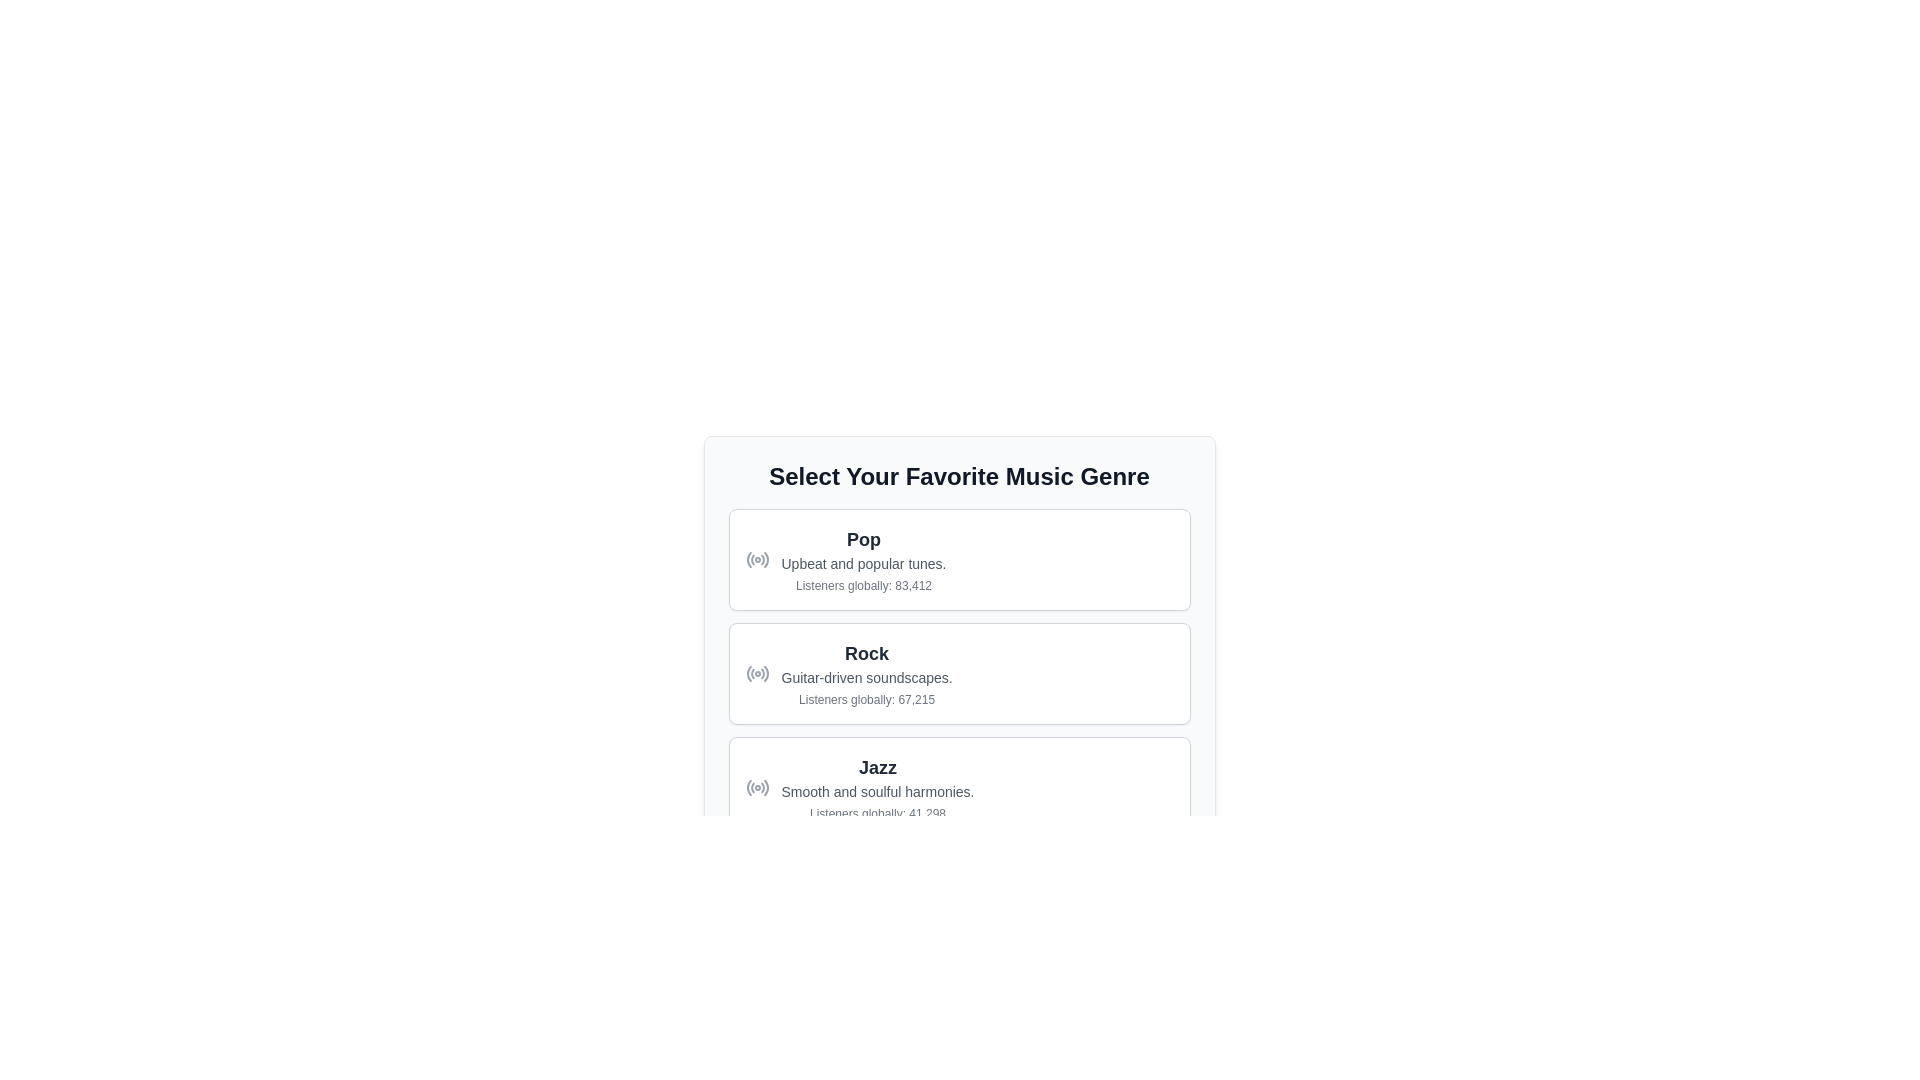  I want to click on the first segment of the radio wave icon, which is styled with a thin outline and is part of a series of concentric arcs, located to the left of the 'Jazz' text label in the 'Select Your Favorite Music Genre' list, so click(747, 786).